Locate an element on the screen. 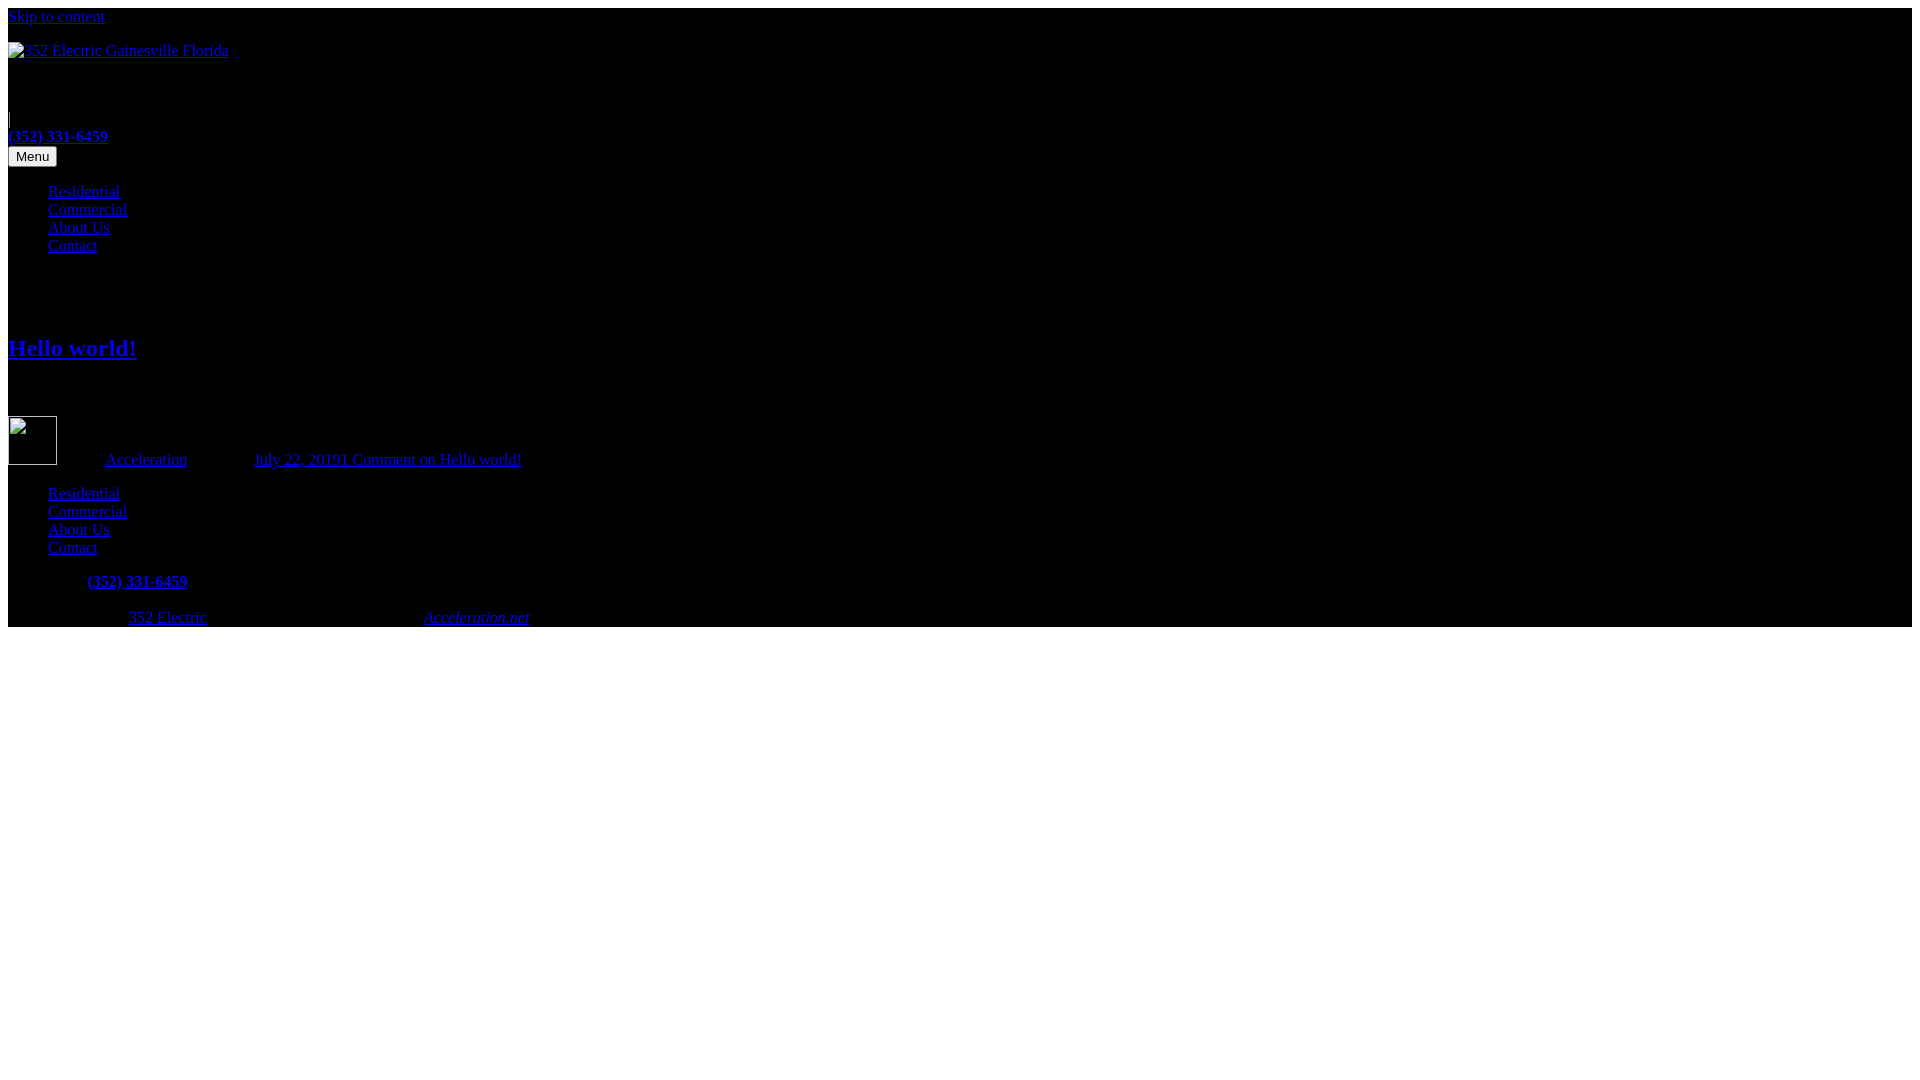  'Commercial' is located at coordinates (86, 209).